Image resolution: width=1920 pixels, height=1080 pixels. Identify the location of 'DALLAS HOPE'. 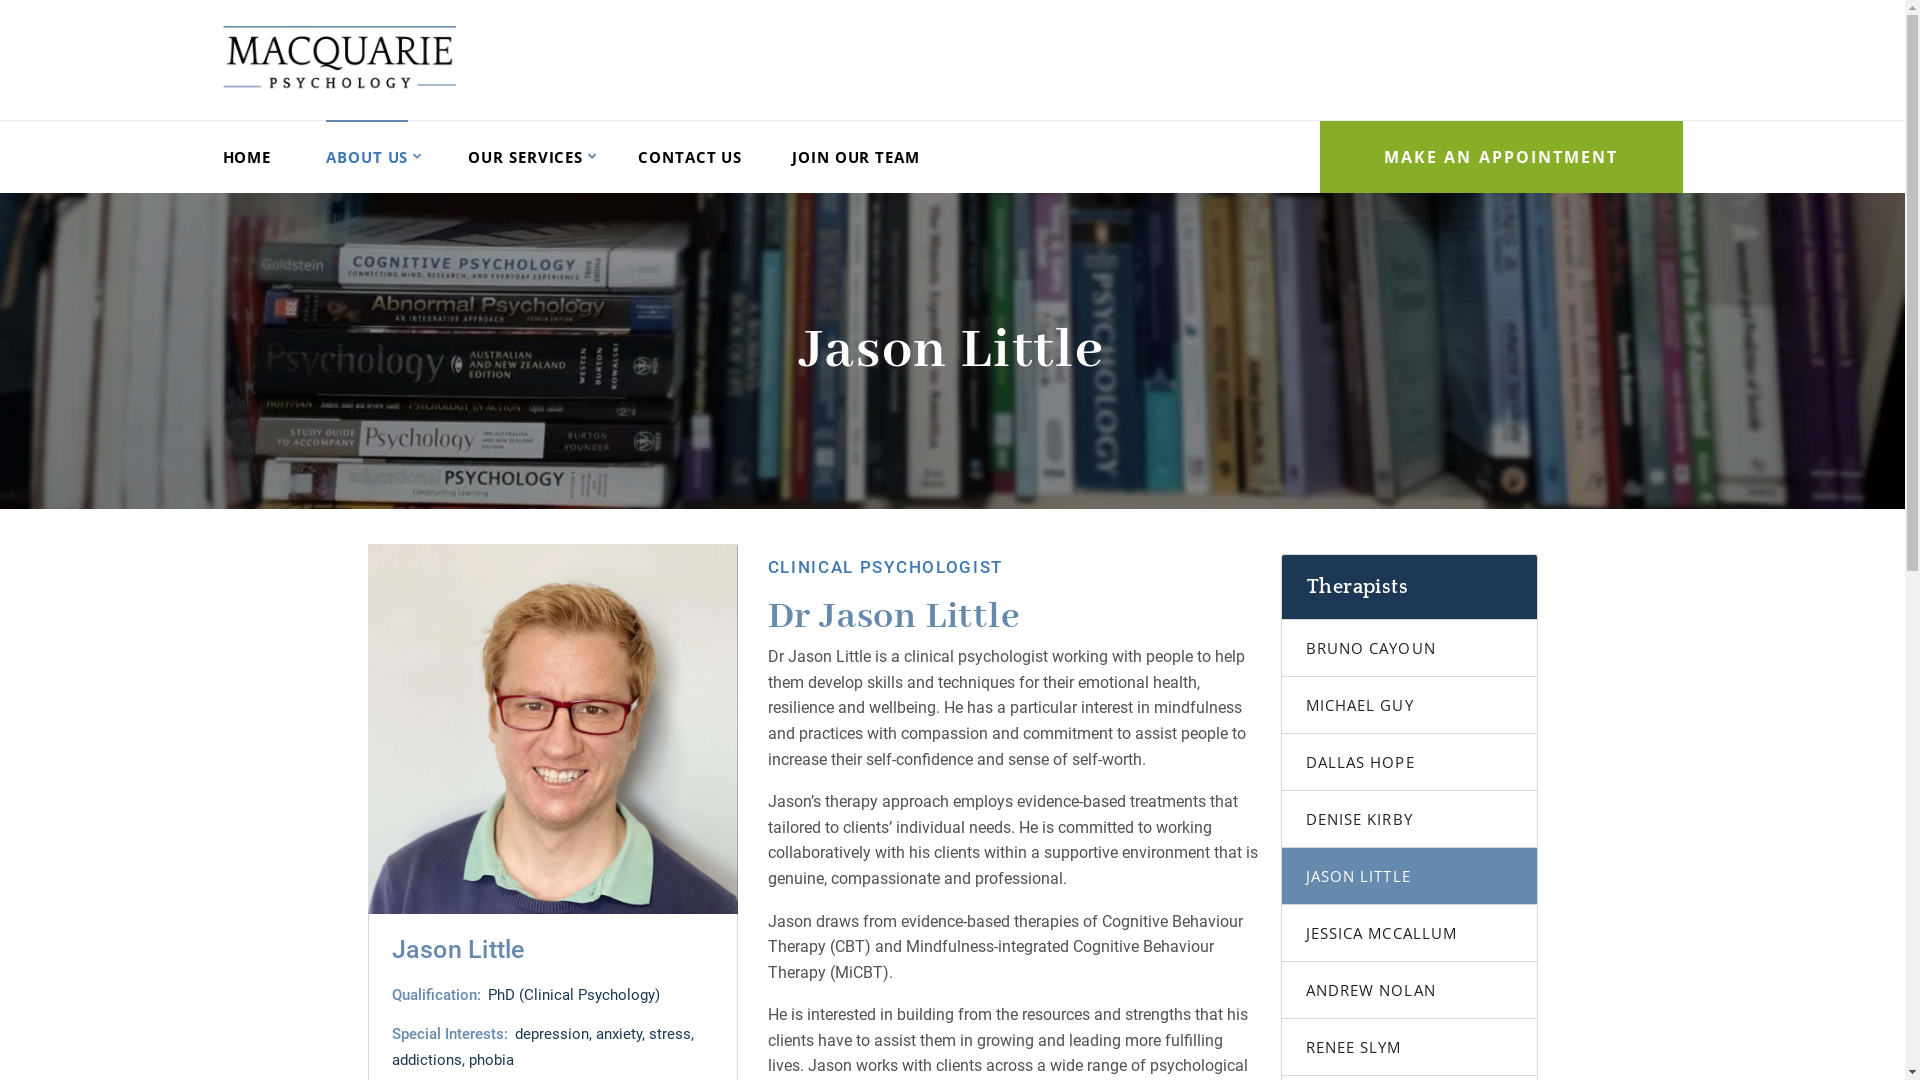
(1281, 762).